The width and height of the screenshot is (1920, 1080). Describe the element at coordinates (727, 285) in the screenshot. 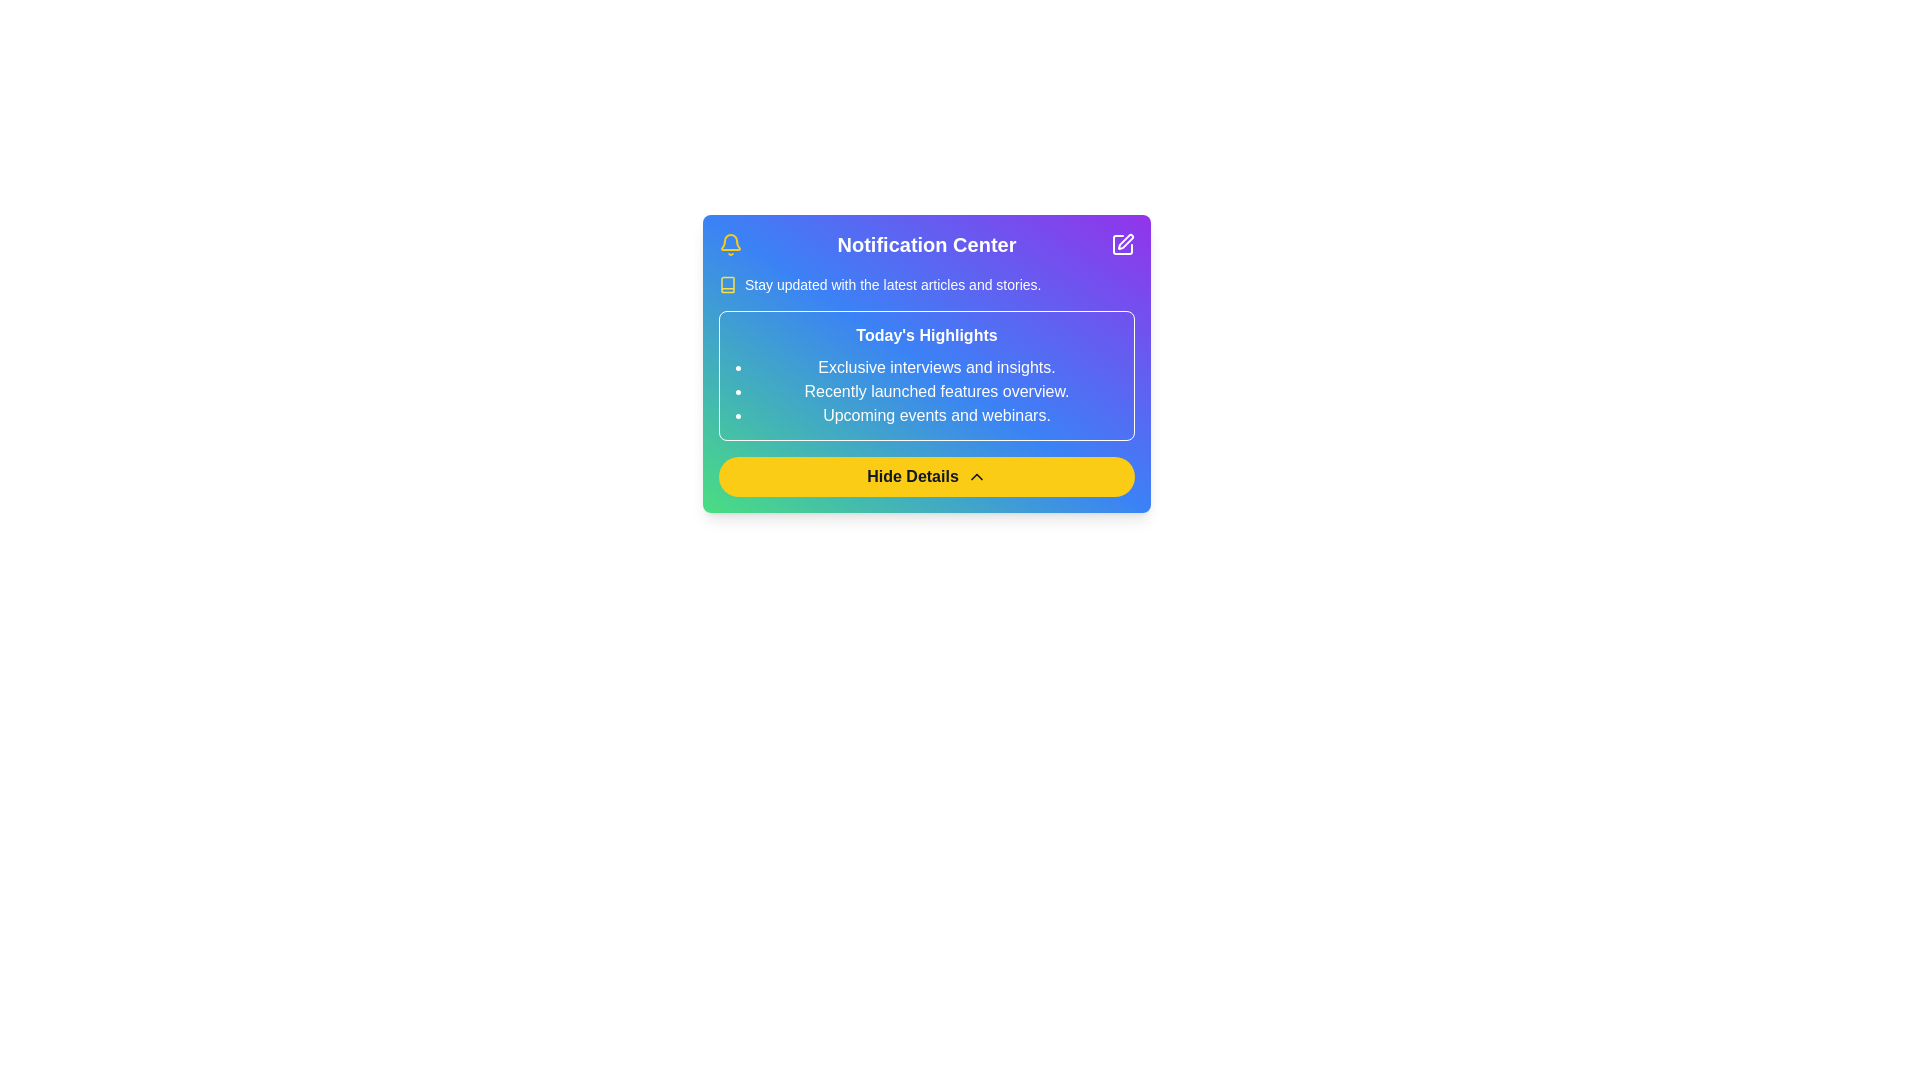

I see `the book icon with a yellow stroke located at the top left corner of the notification panel` at that location.